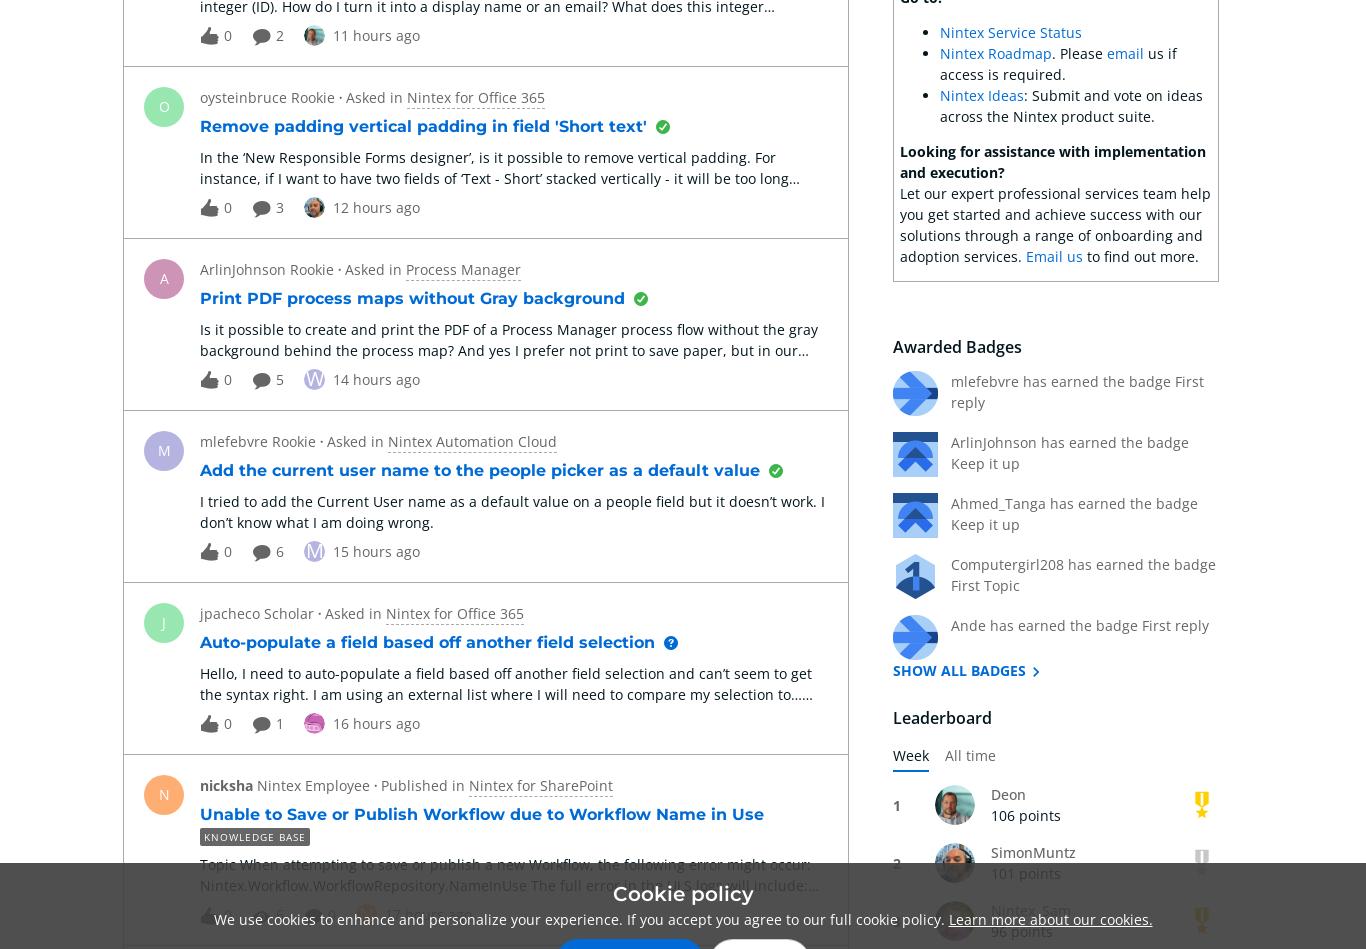  I want to click on '5', so click(280, 378).